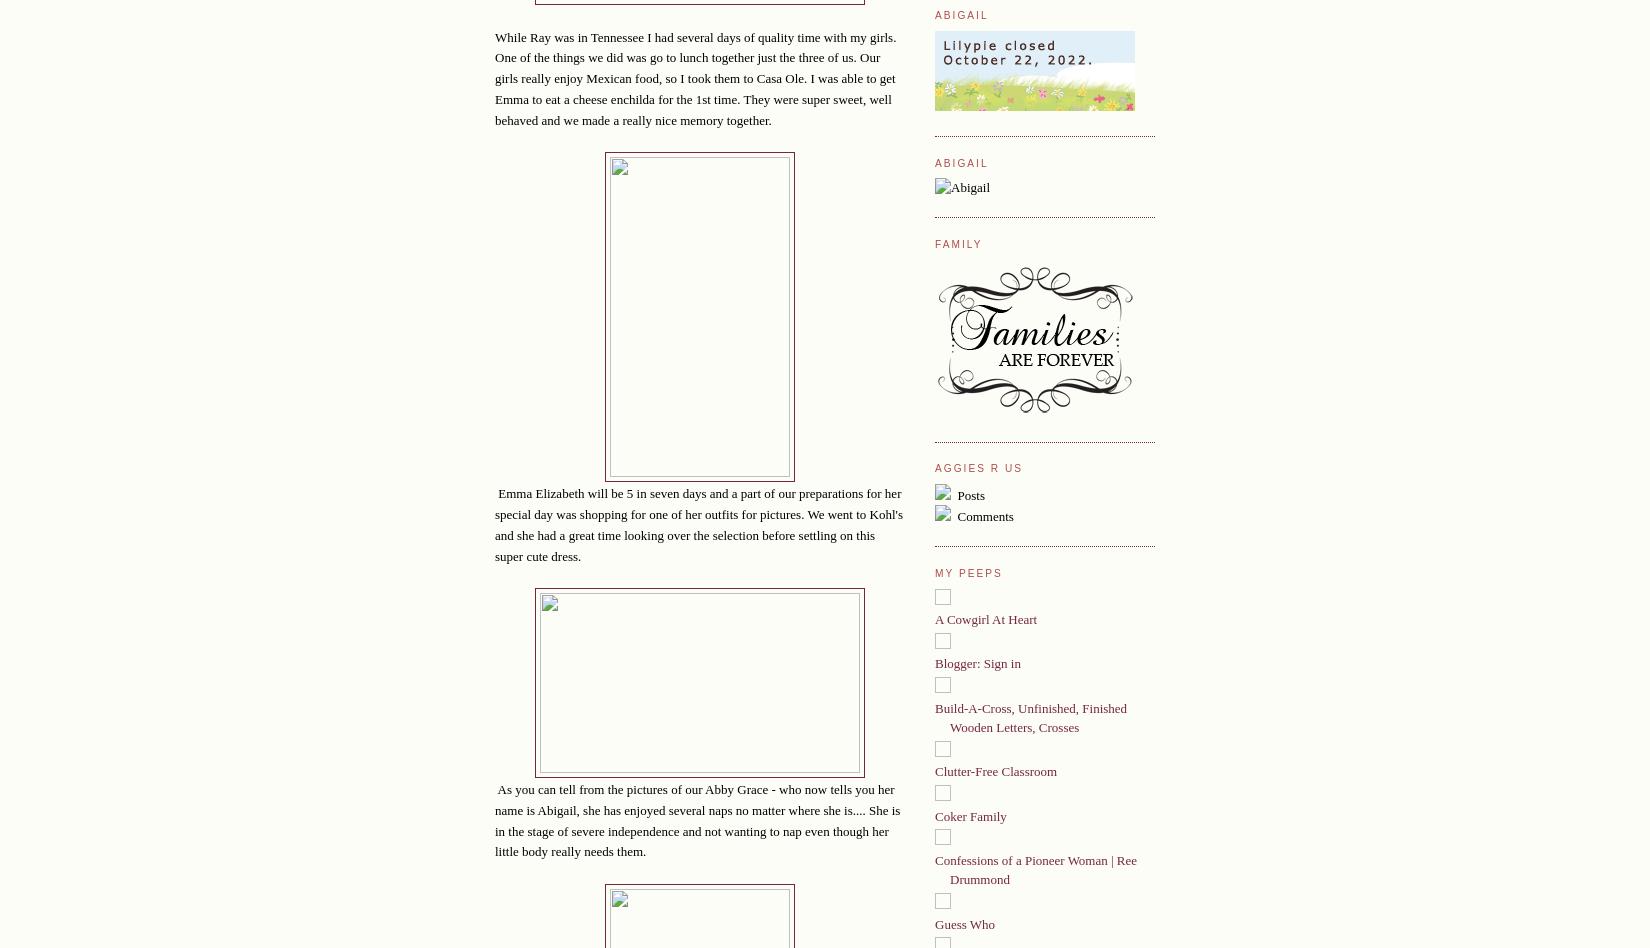 This screenshot has width=1650, height=948. What do you see at coordinates (958, 243) in the screenshot?
I see `'Family'` at bounding box center [958, 243].